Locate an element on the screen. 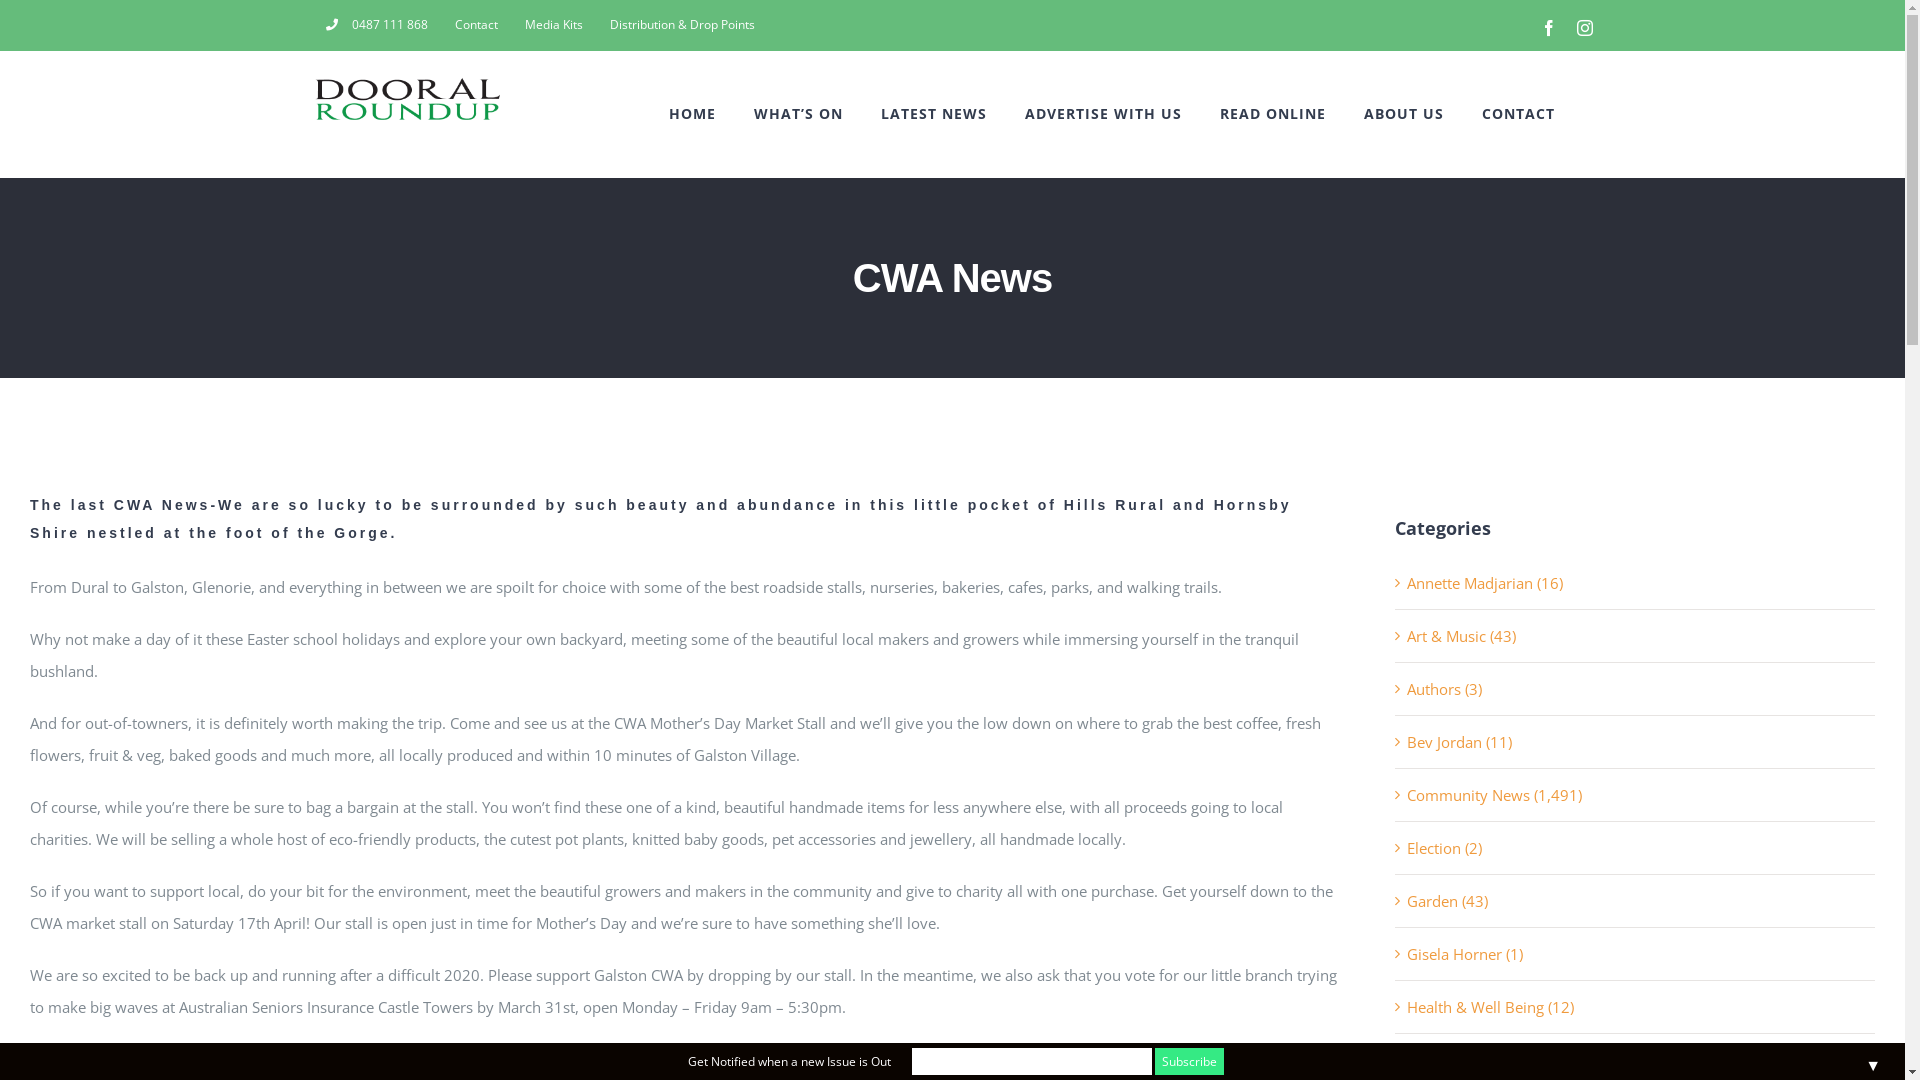 The height and width of the screenshot is (1080, 1920). 'Contact' is located at coordinates (475, 24).